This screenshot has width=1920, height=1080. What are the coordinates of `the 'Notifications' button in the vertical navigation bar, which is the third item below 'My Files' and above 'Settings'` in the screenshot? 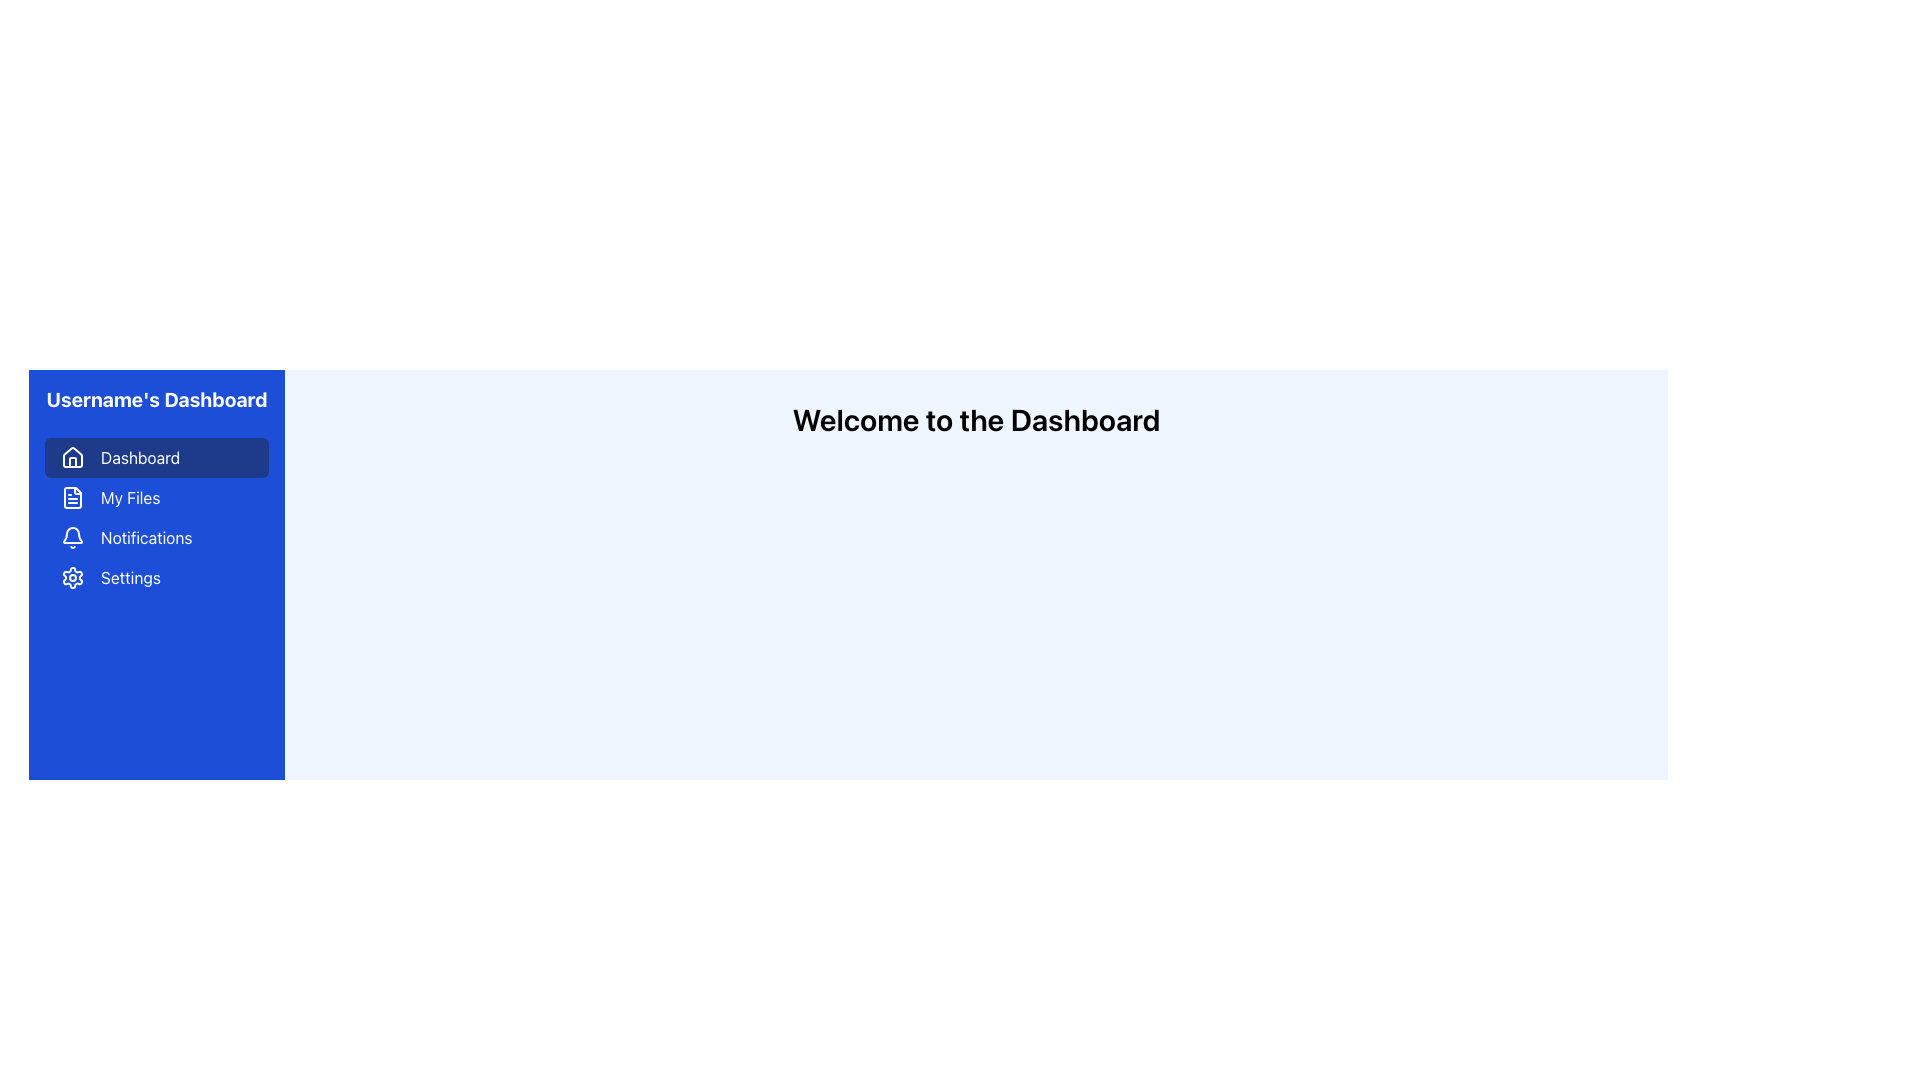 It's located at (156, 536).